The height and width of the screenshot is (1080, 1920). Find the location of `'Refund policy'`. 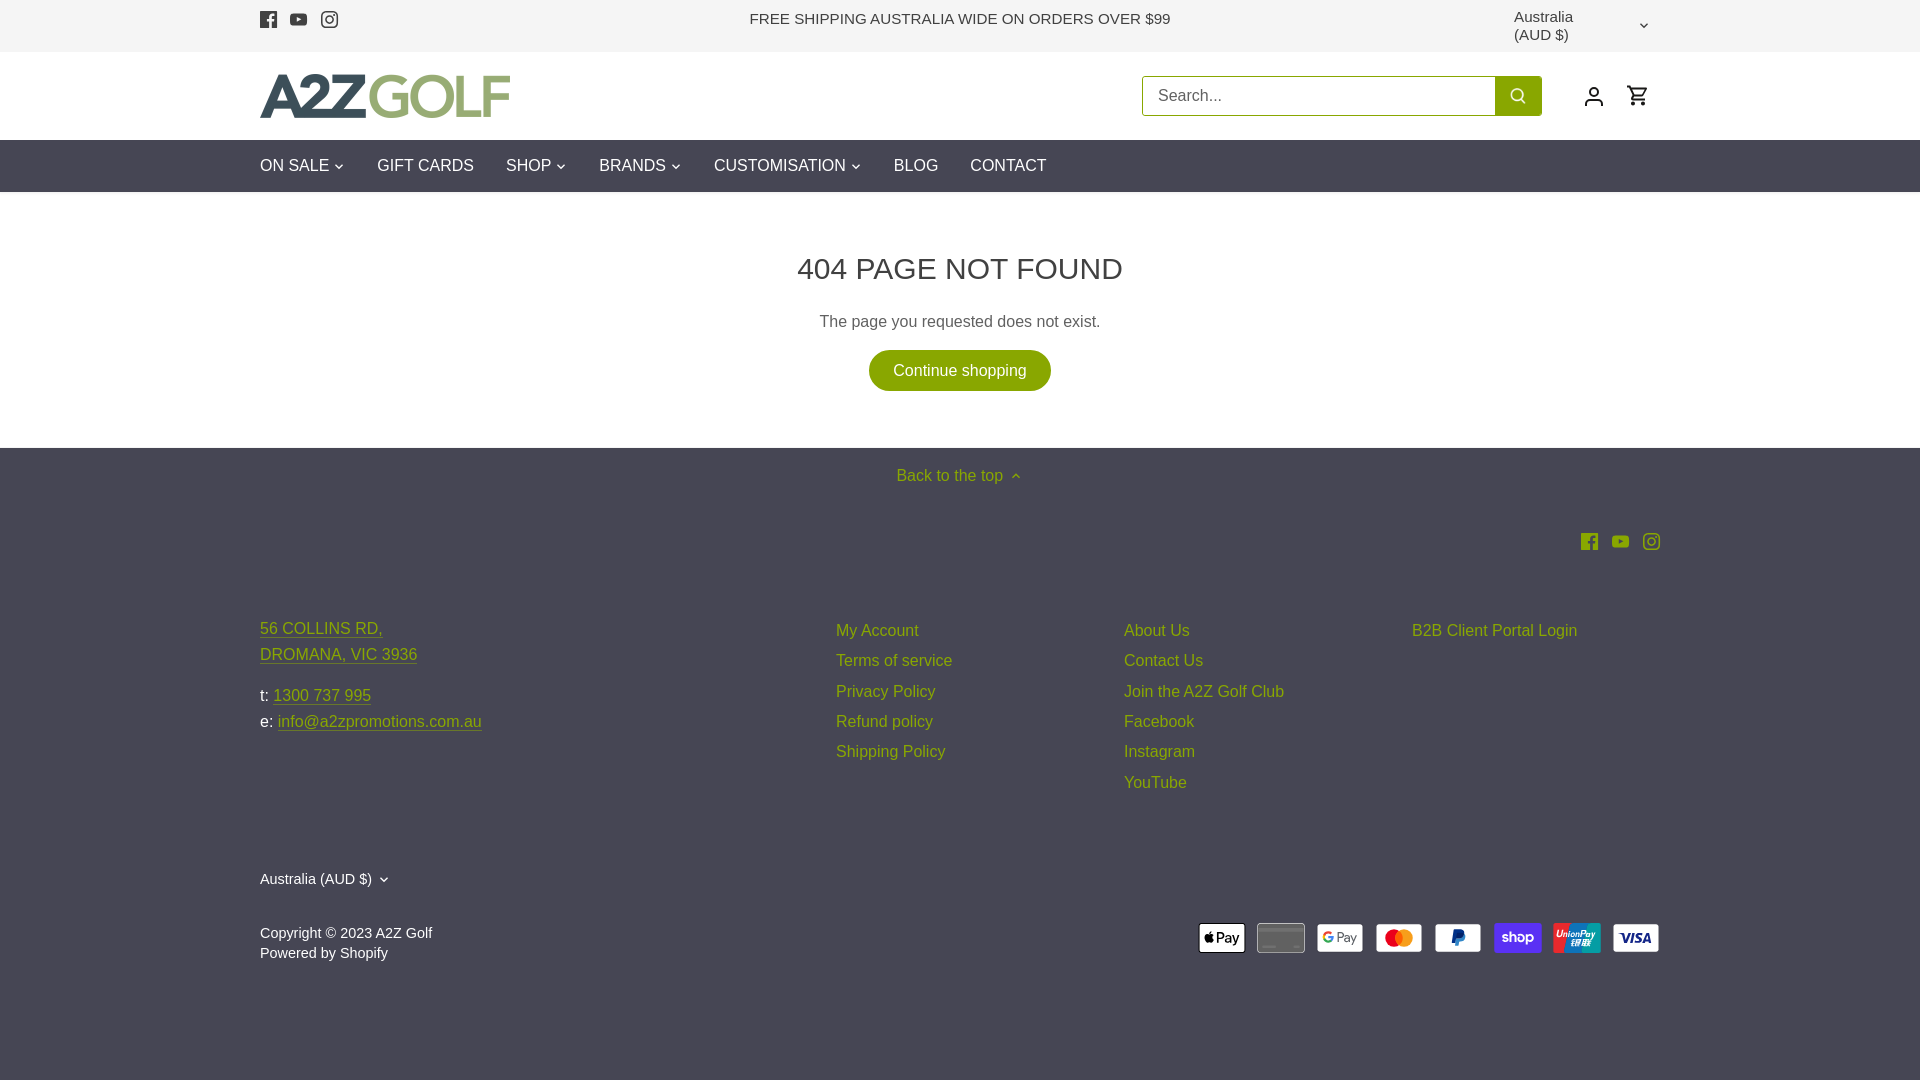

'Refund policy' is located at coordinates (883, 721).